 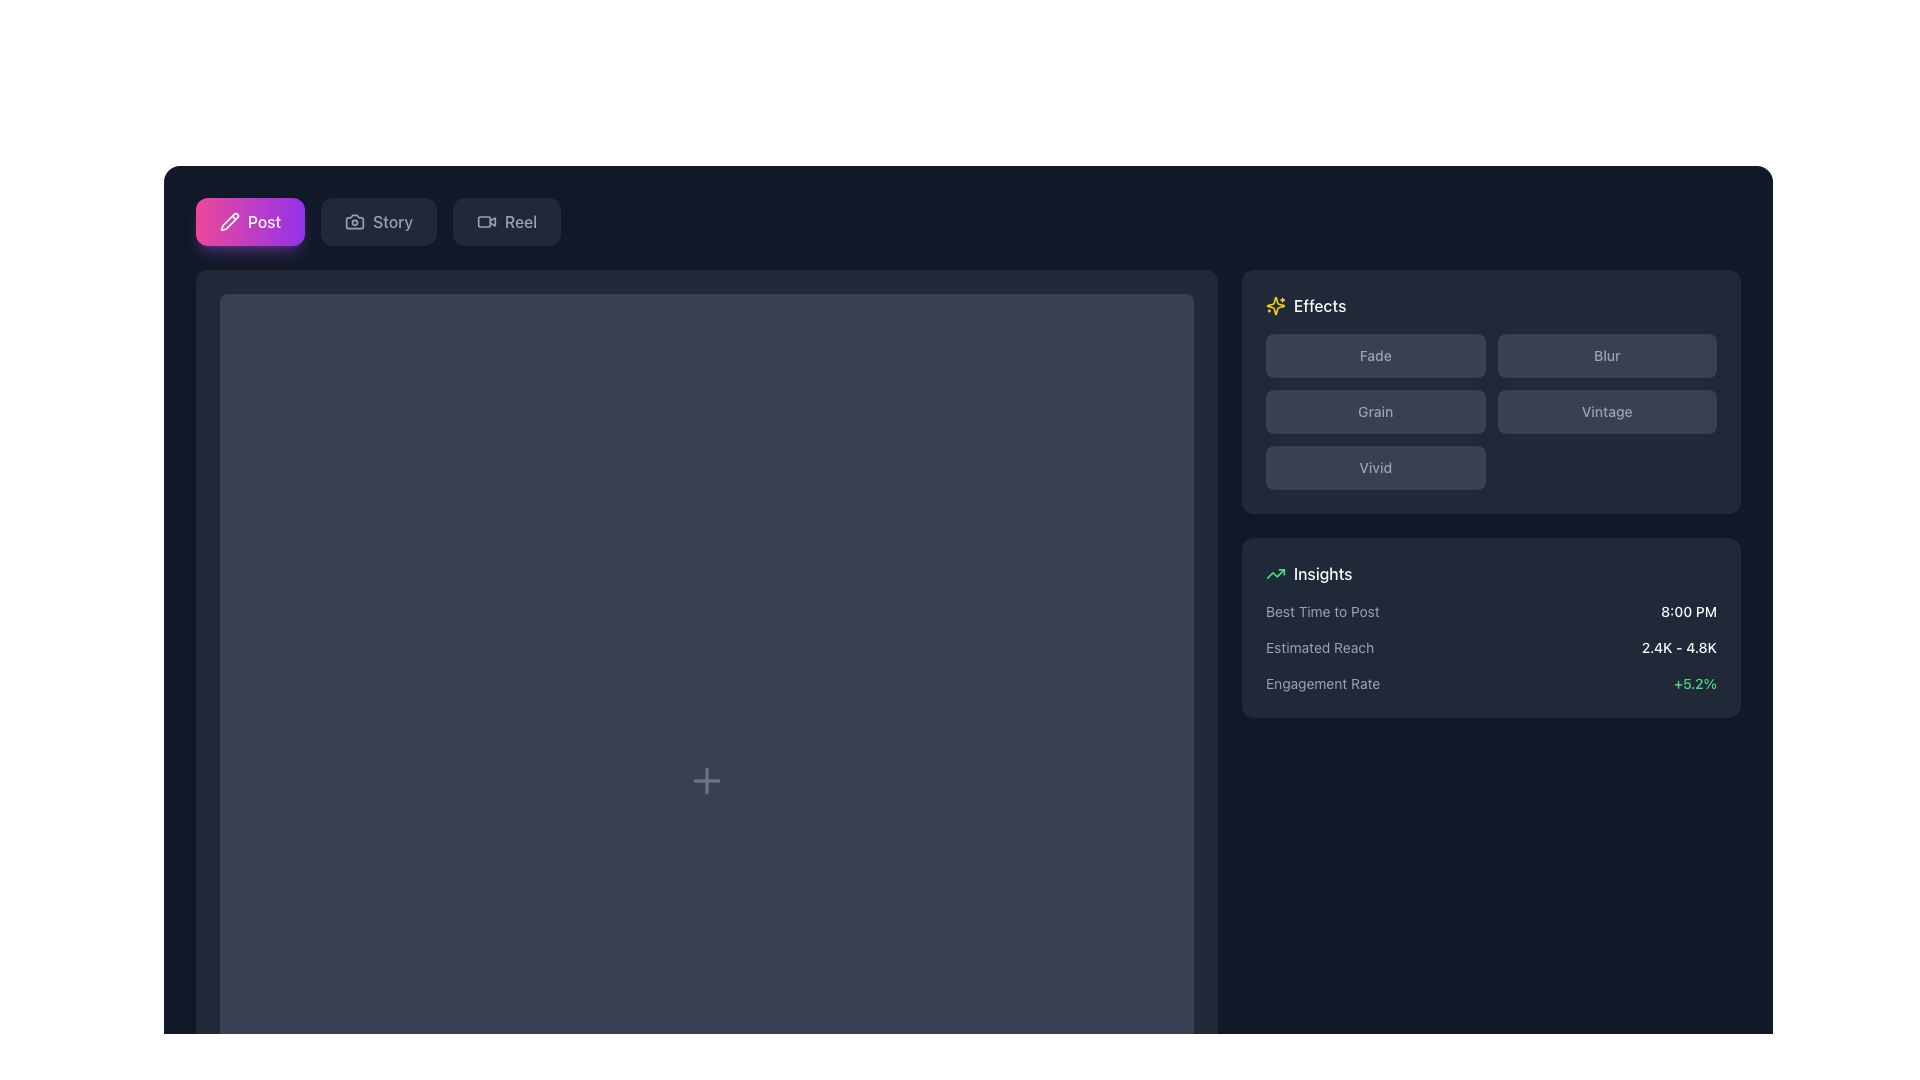 What do you see at coordinates (484, 222) in the screenshot?
I see `the filled rectangular shape with rounded corners that is part of the video icon, located between the 'Story' button and the 'Reel' button` at bounding box center [484, 222].